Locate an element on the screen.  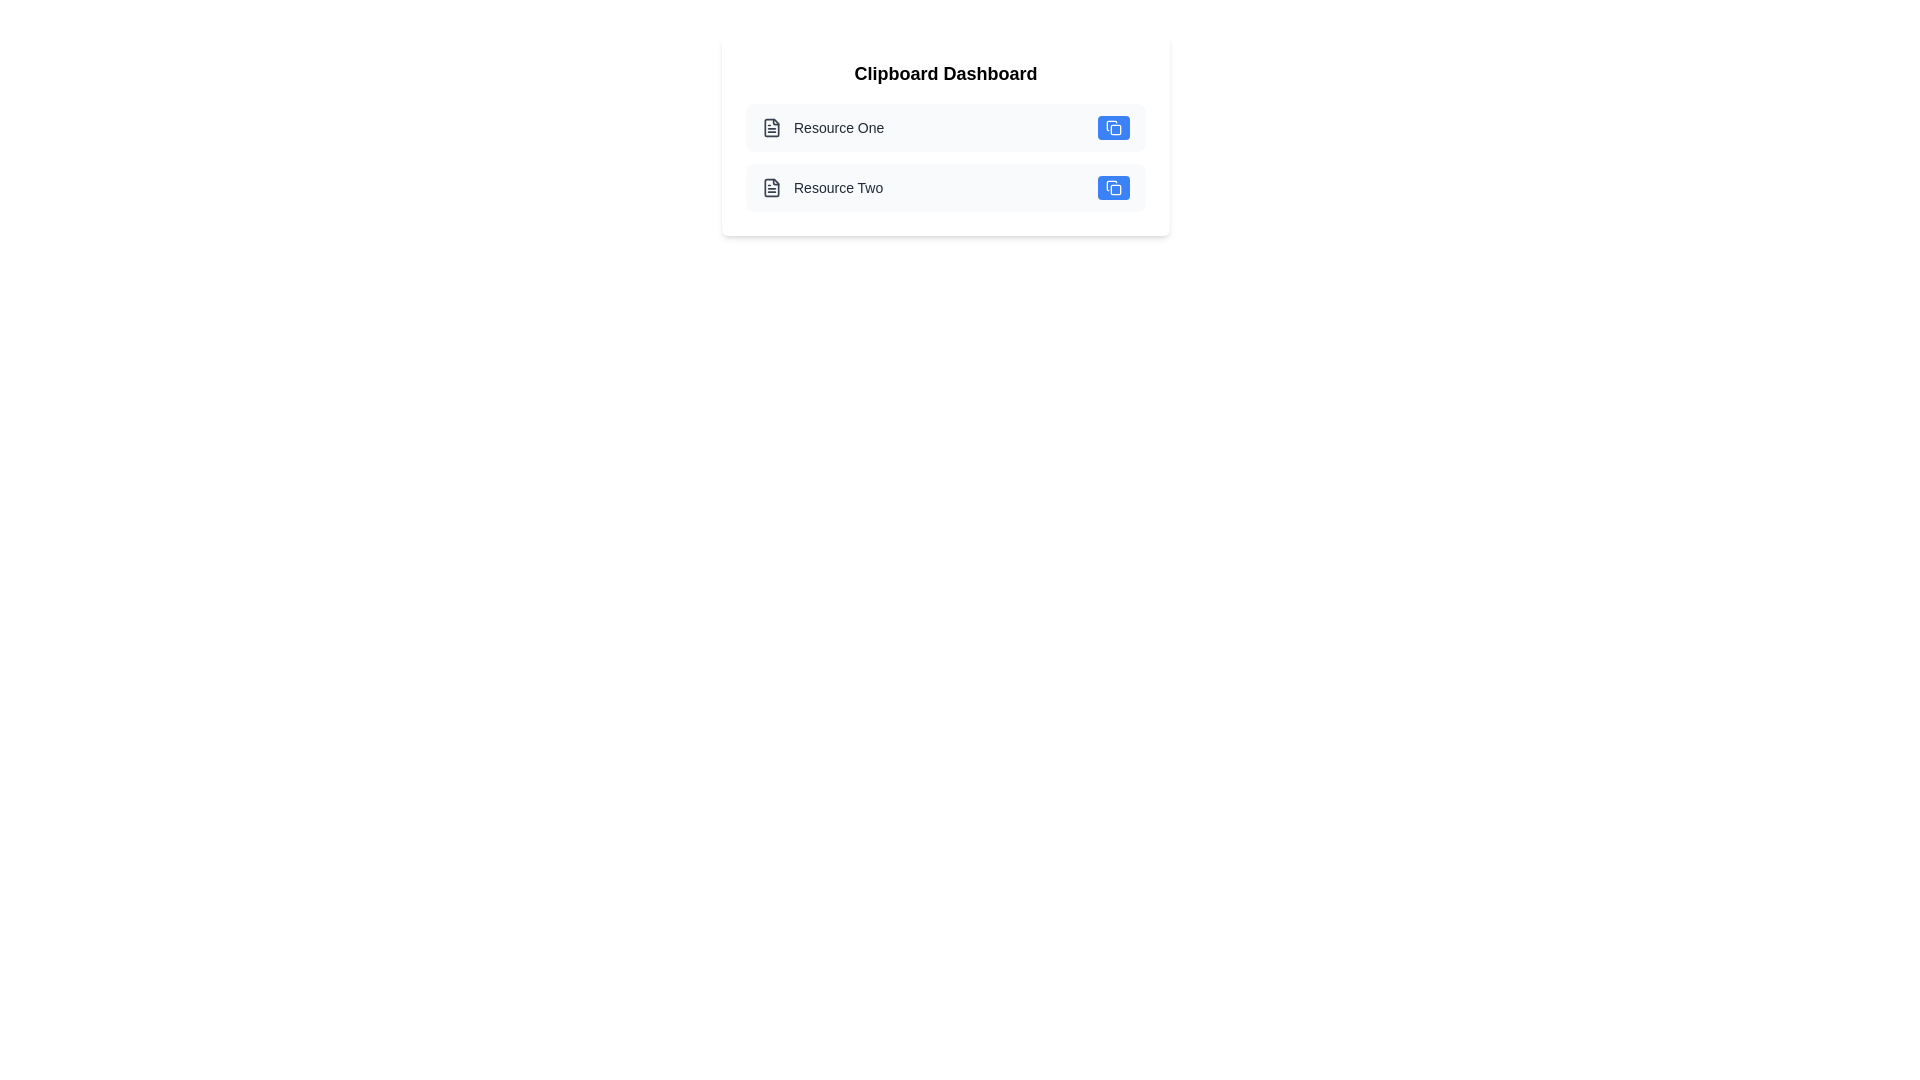
the list item displaying 'Resource Two' which is part of a vertically stacked list and follows 'Resource One' is located at coordinates (822, 188).